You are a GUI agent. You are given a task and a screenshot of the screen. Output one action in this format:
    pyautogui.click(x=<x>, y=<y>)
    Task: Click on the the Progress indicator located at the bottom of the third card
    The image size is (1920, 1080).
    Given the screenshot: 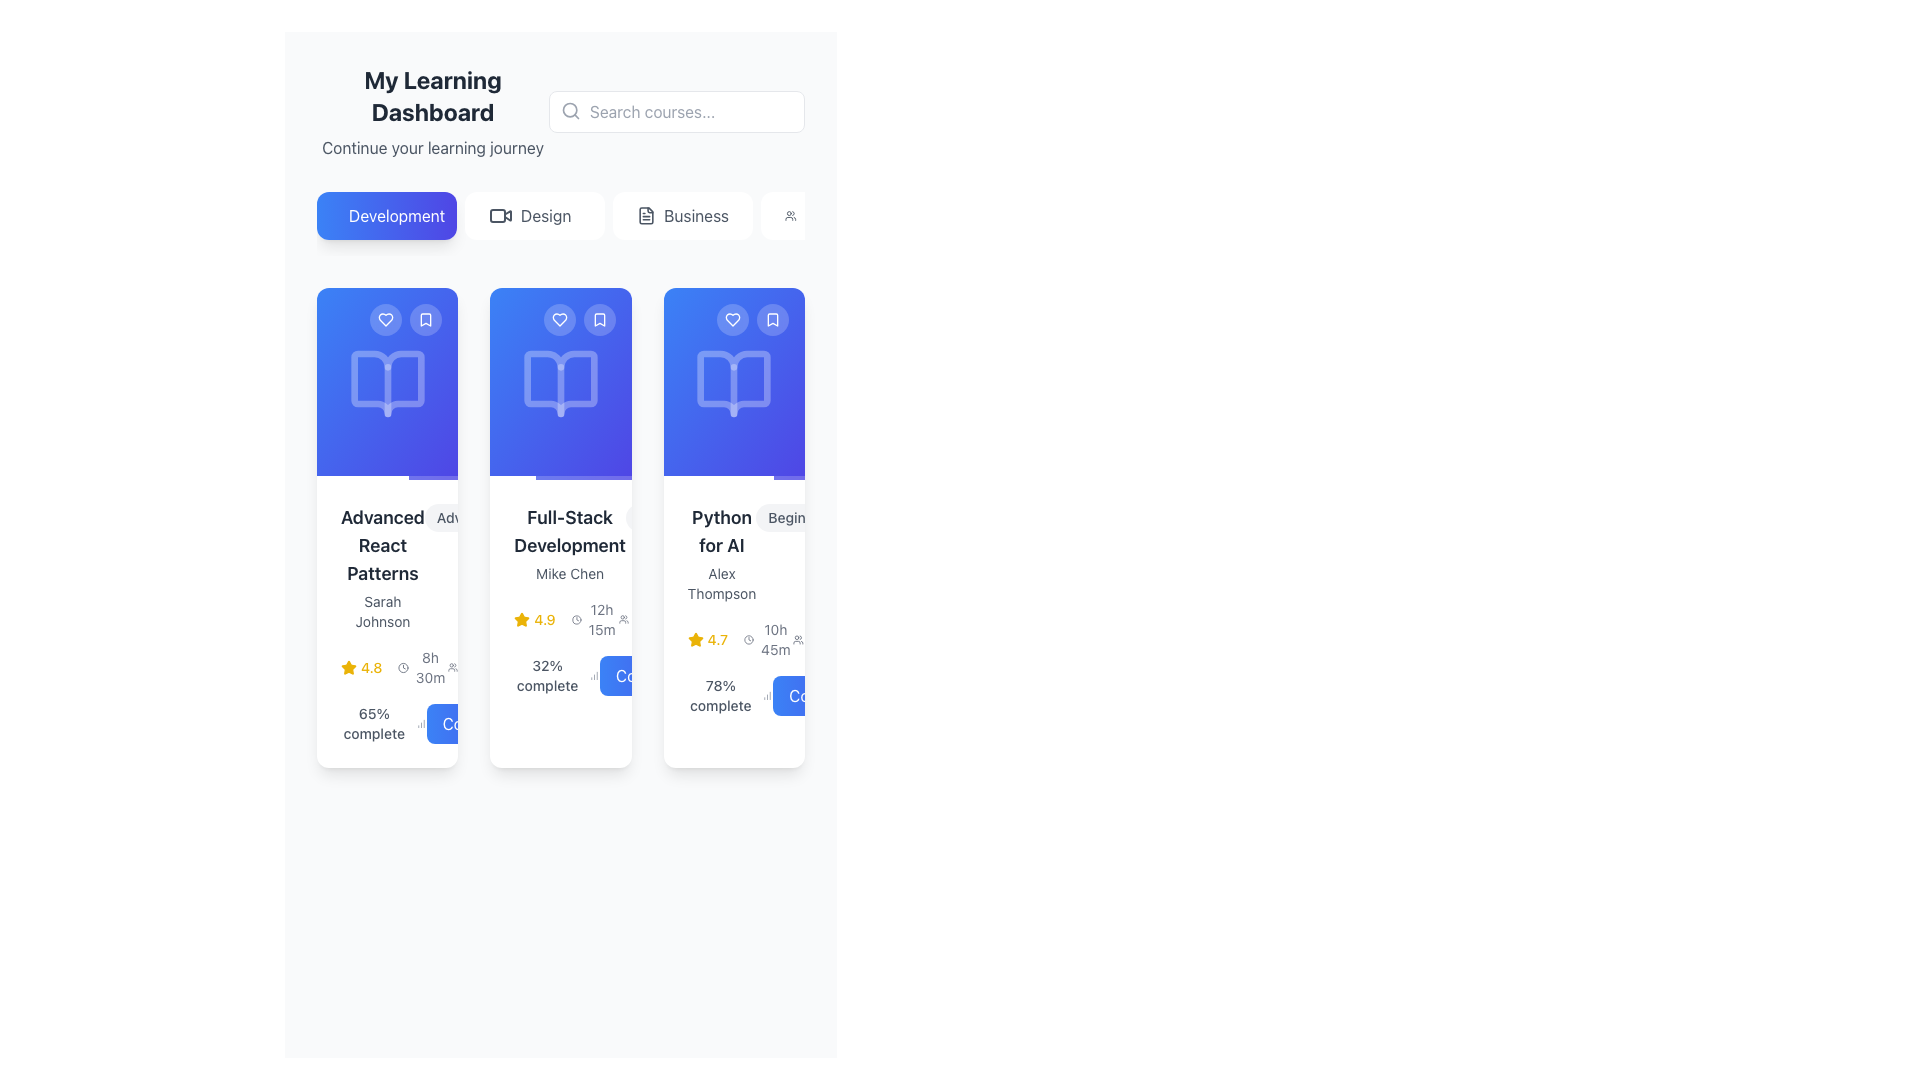 What is the action you would take?
    pyautogui.click(x=733, y=694)
    